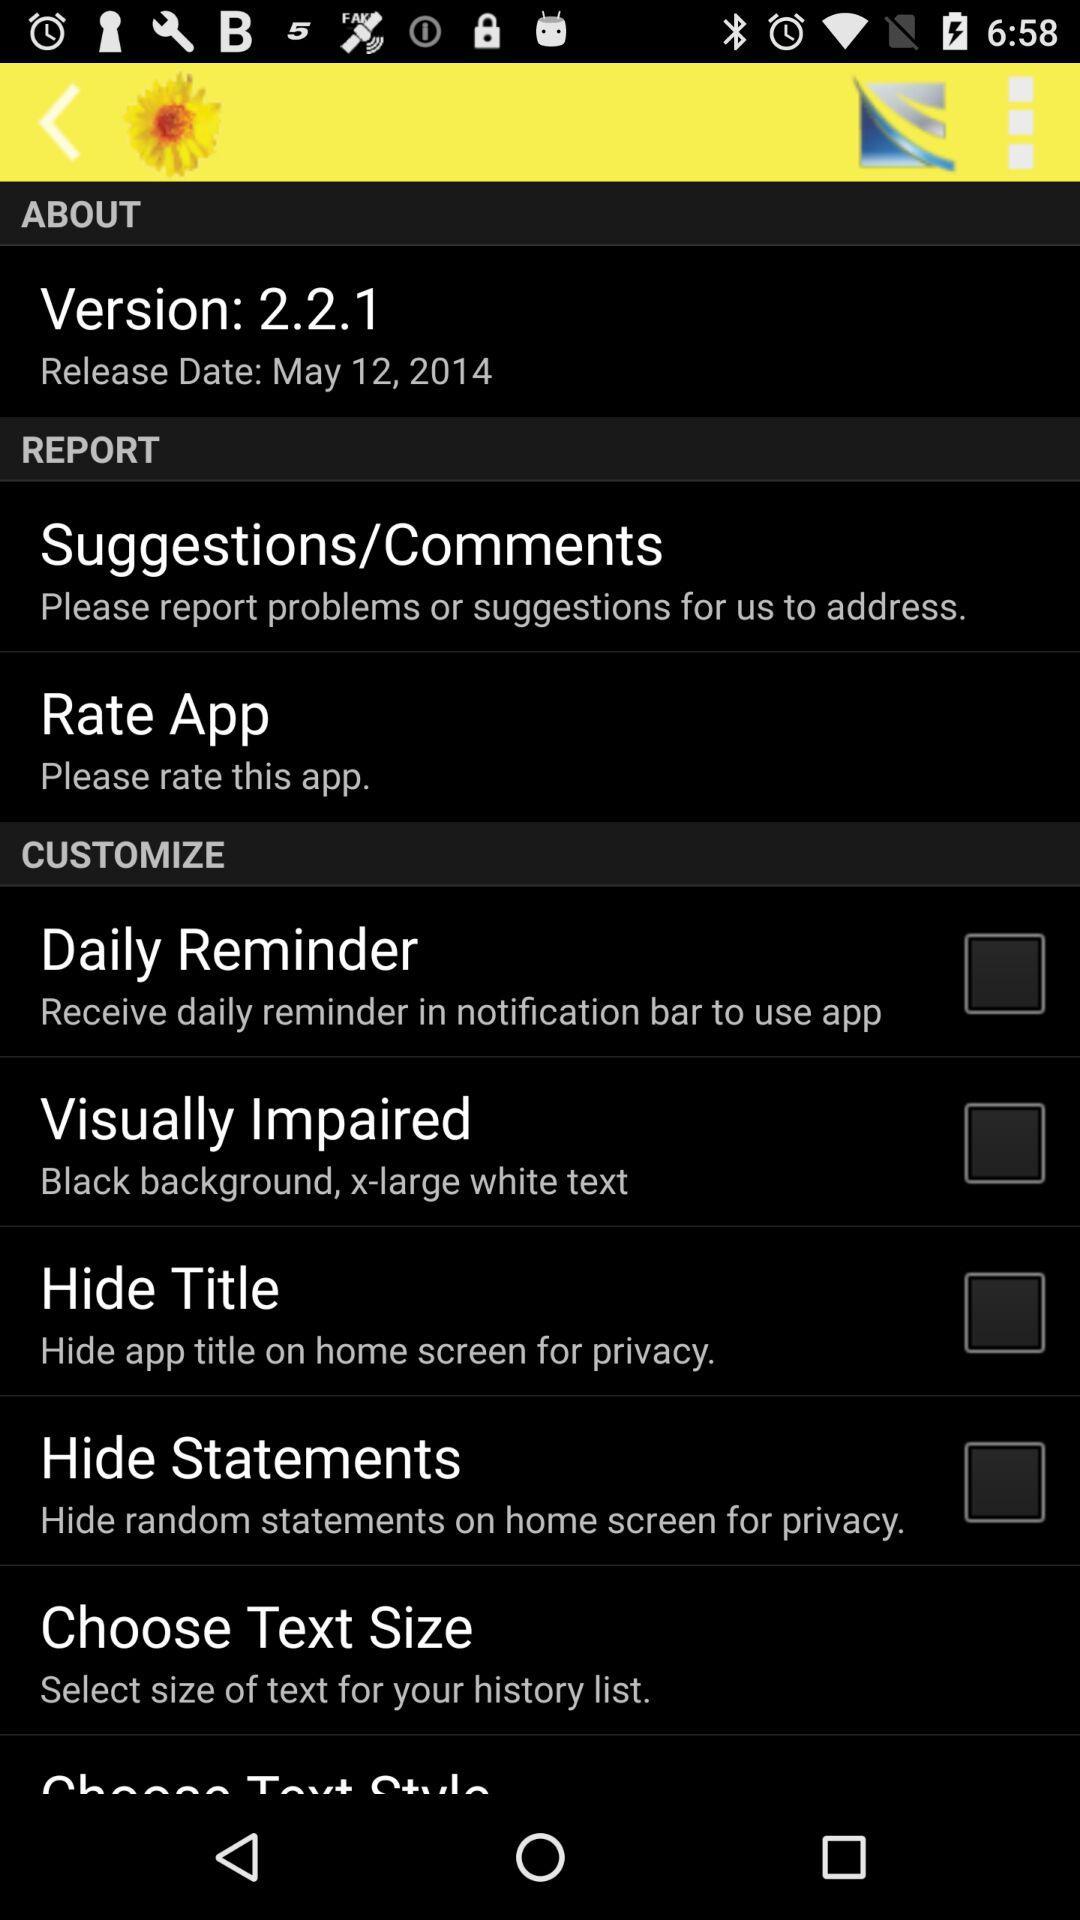 This screenshot has width=1080, height=1920. Describe the element at coordinates (540, 854) in the screenshot. I see `app below the please rate this icon` at that location.